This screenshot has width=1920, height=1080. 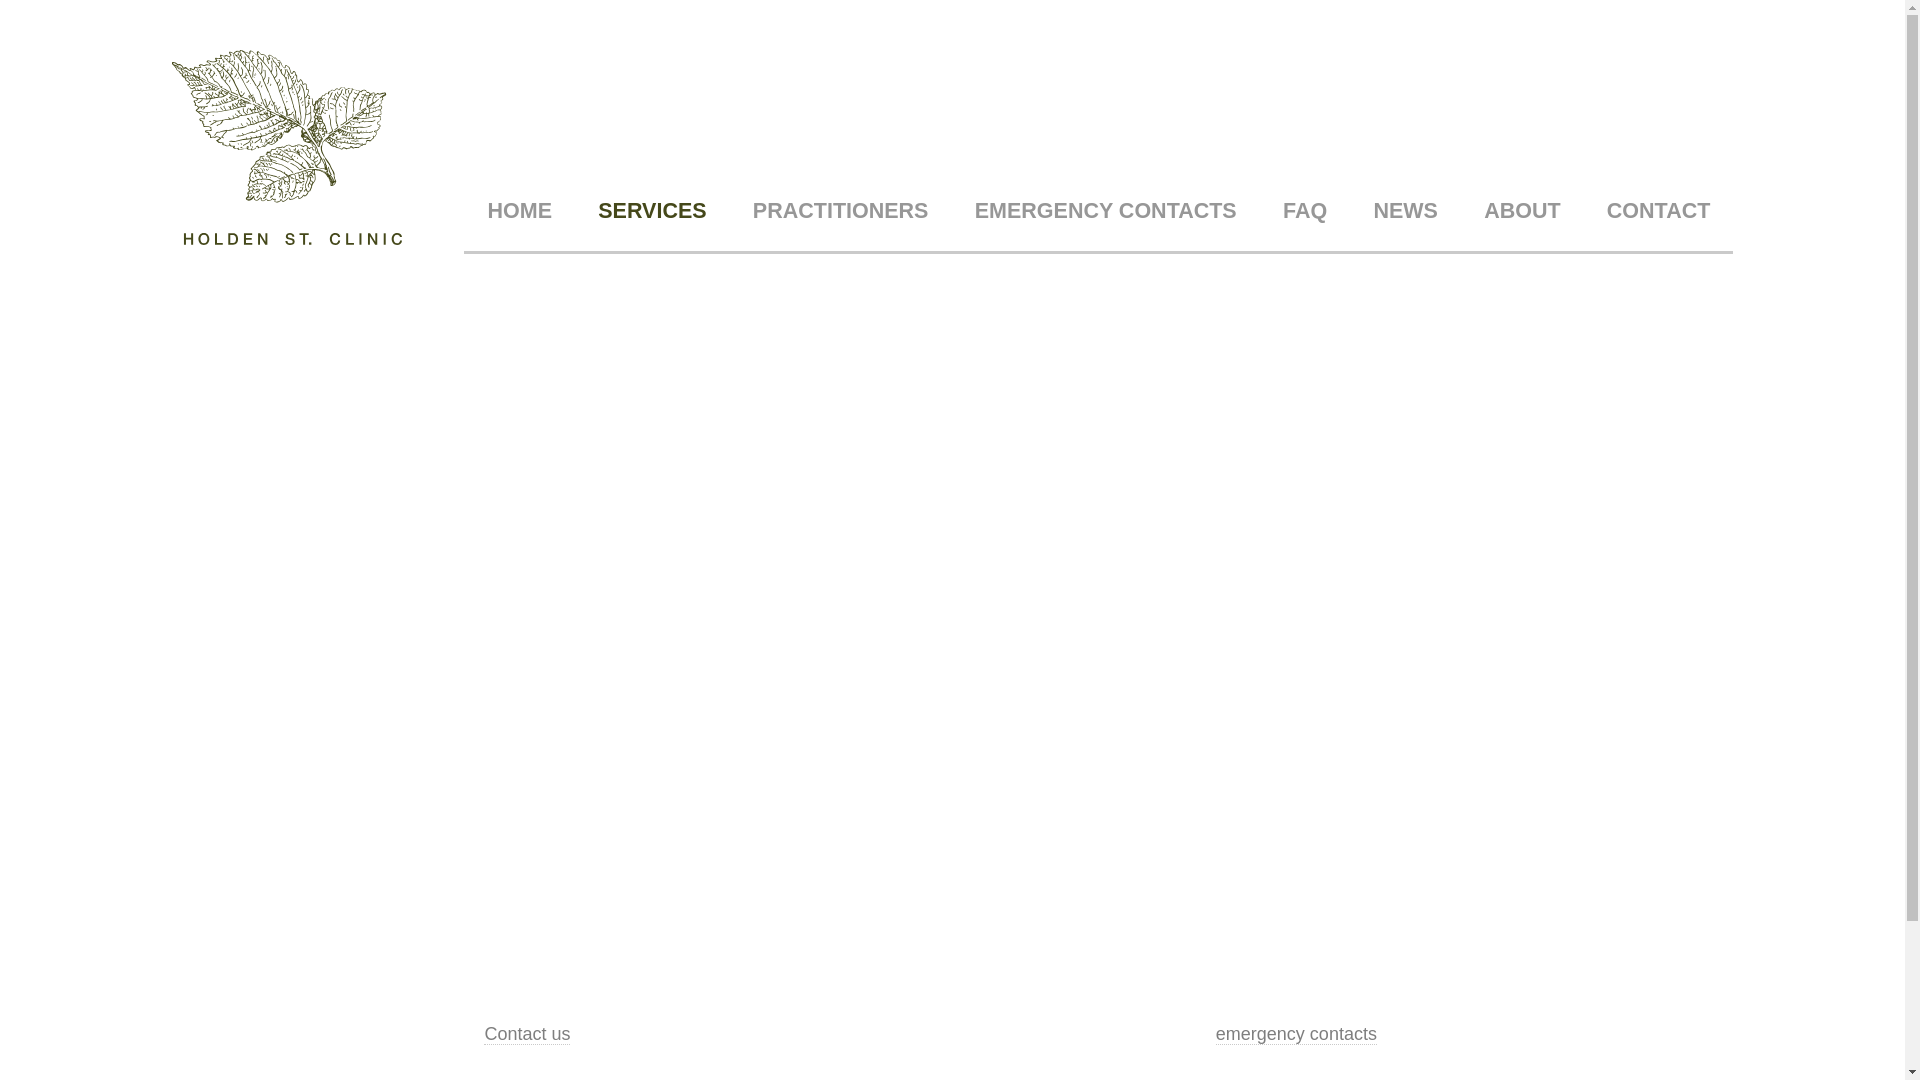 What do you see at coordinates (1521, 211) in the screenshot?
I see `'ABOUT'` at bounding box center [1521, 211].